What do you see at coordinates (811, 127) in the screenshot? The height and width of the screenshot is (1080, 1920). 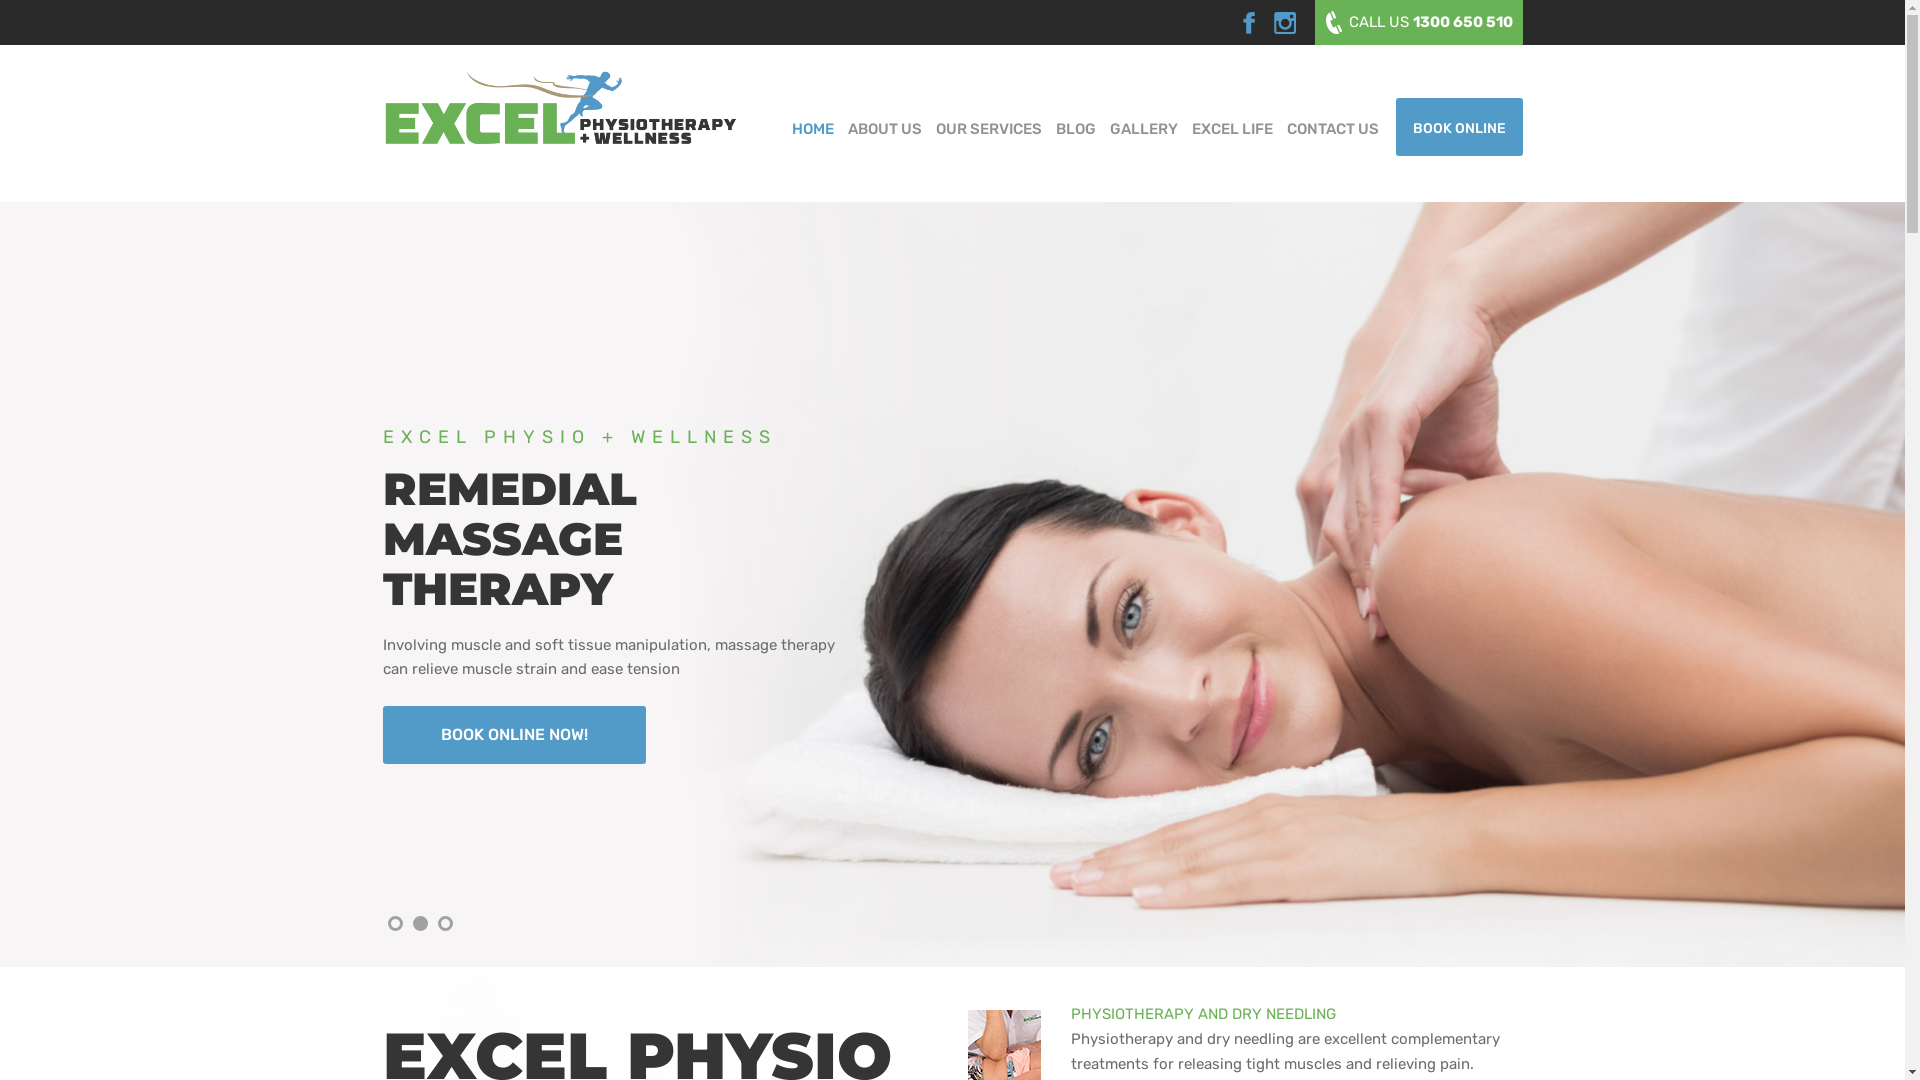 I see `'HOME'` at bounding box center [811, 127].